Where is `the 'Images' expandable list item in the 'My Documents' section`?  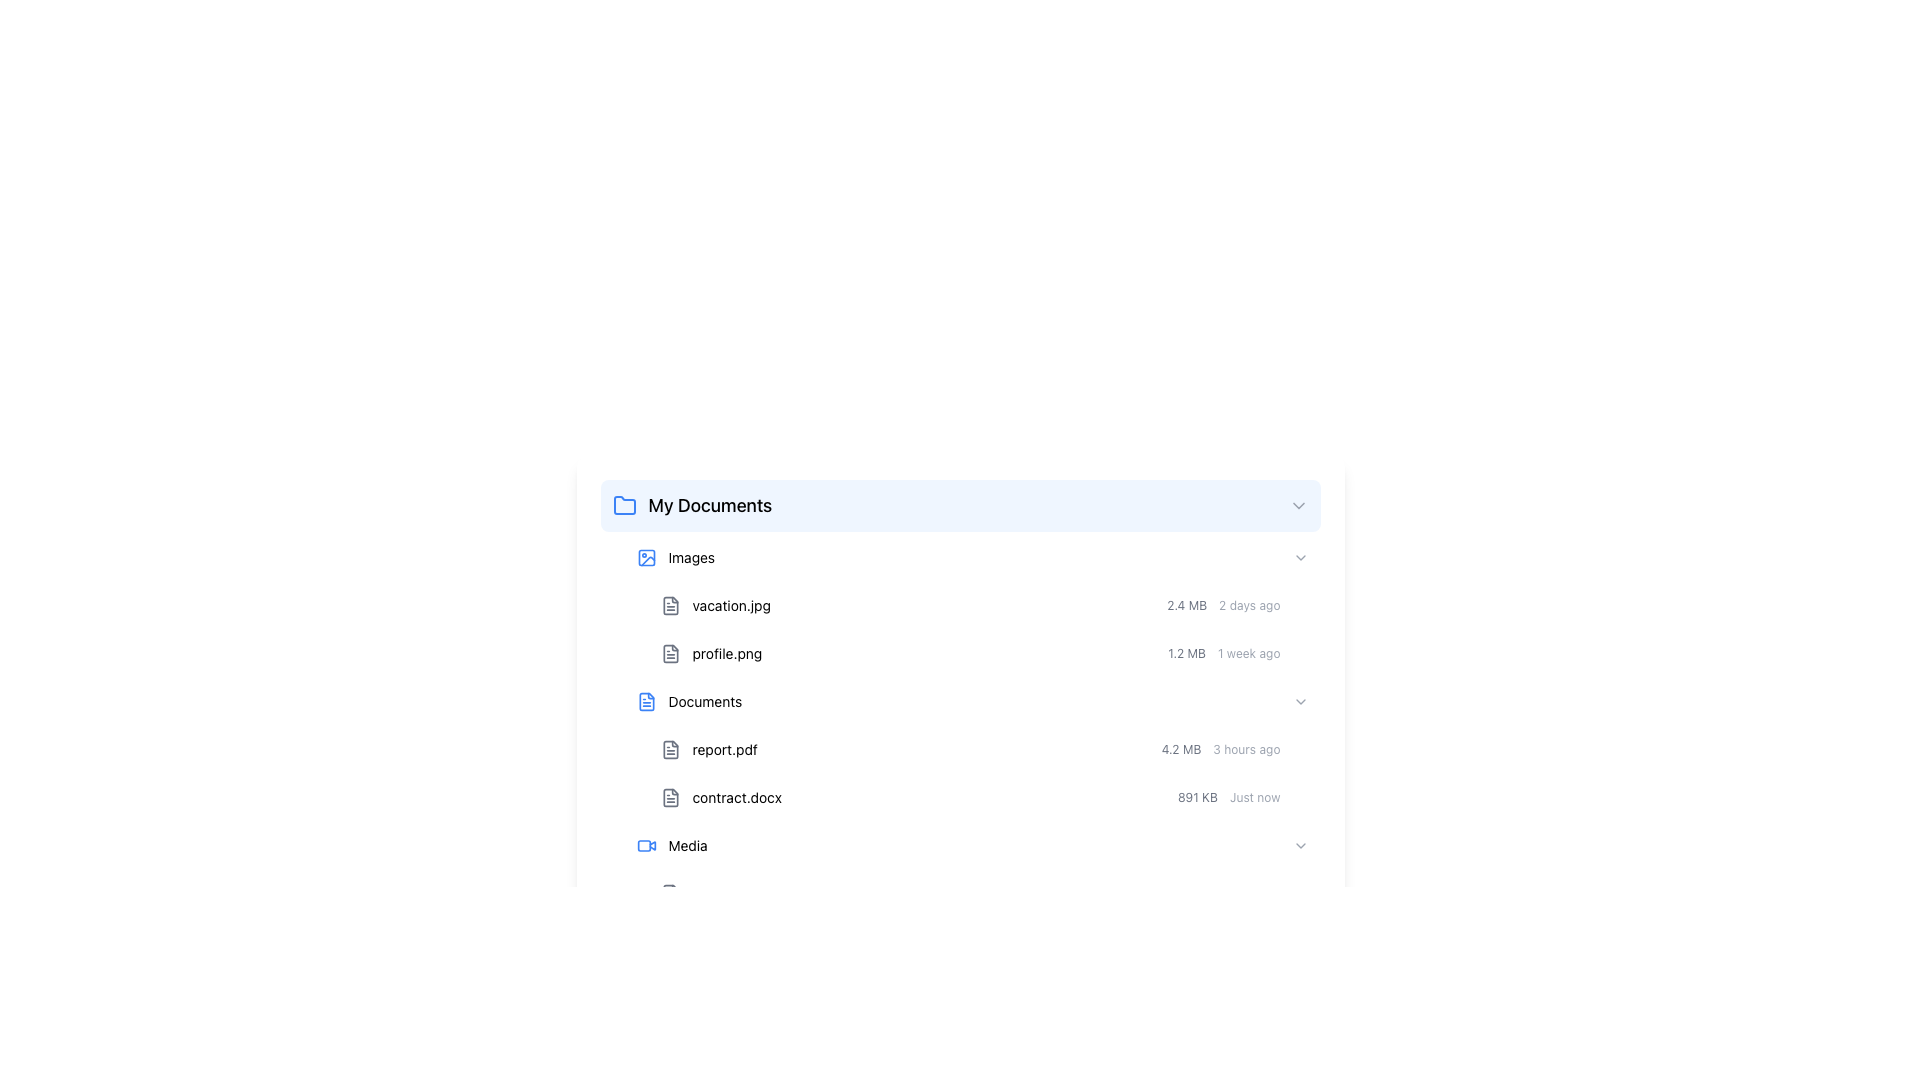 the 'Images' expandable list item in the 'My Documents' section is located at coordinates (972, 558).